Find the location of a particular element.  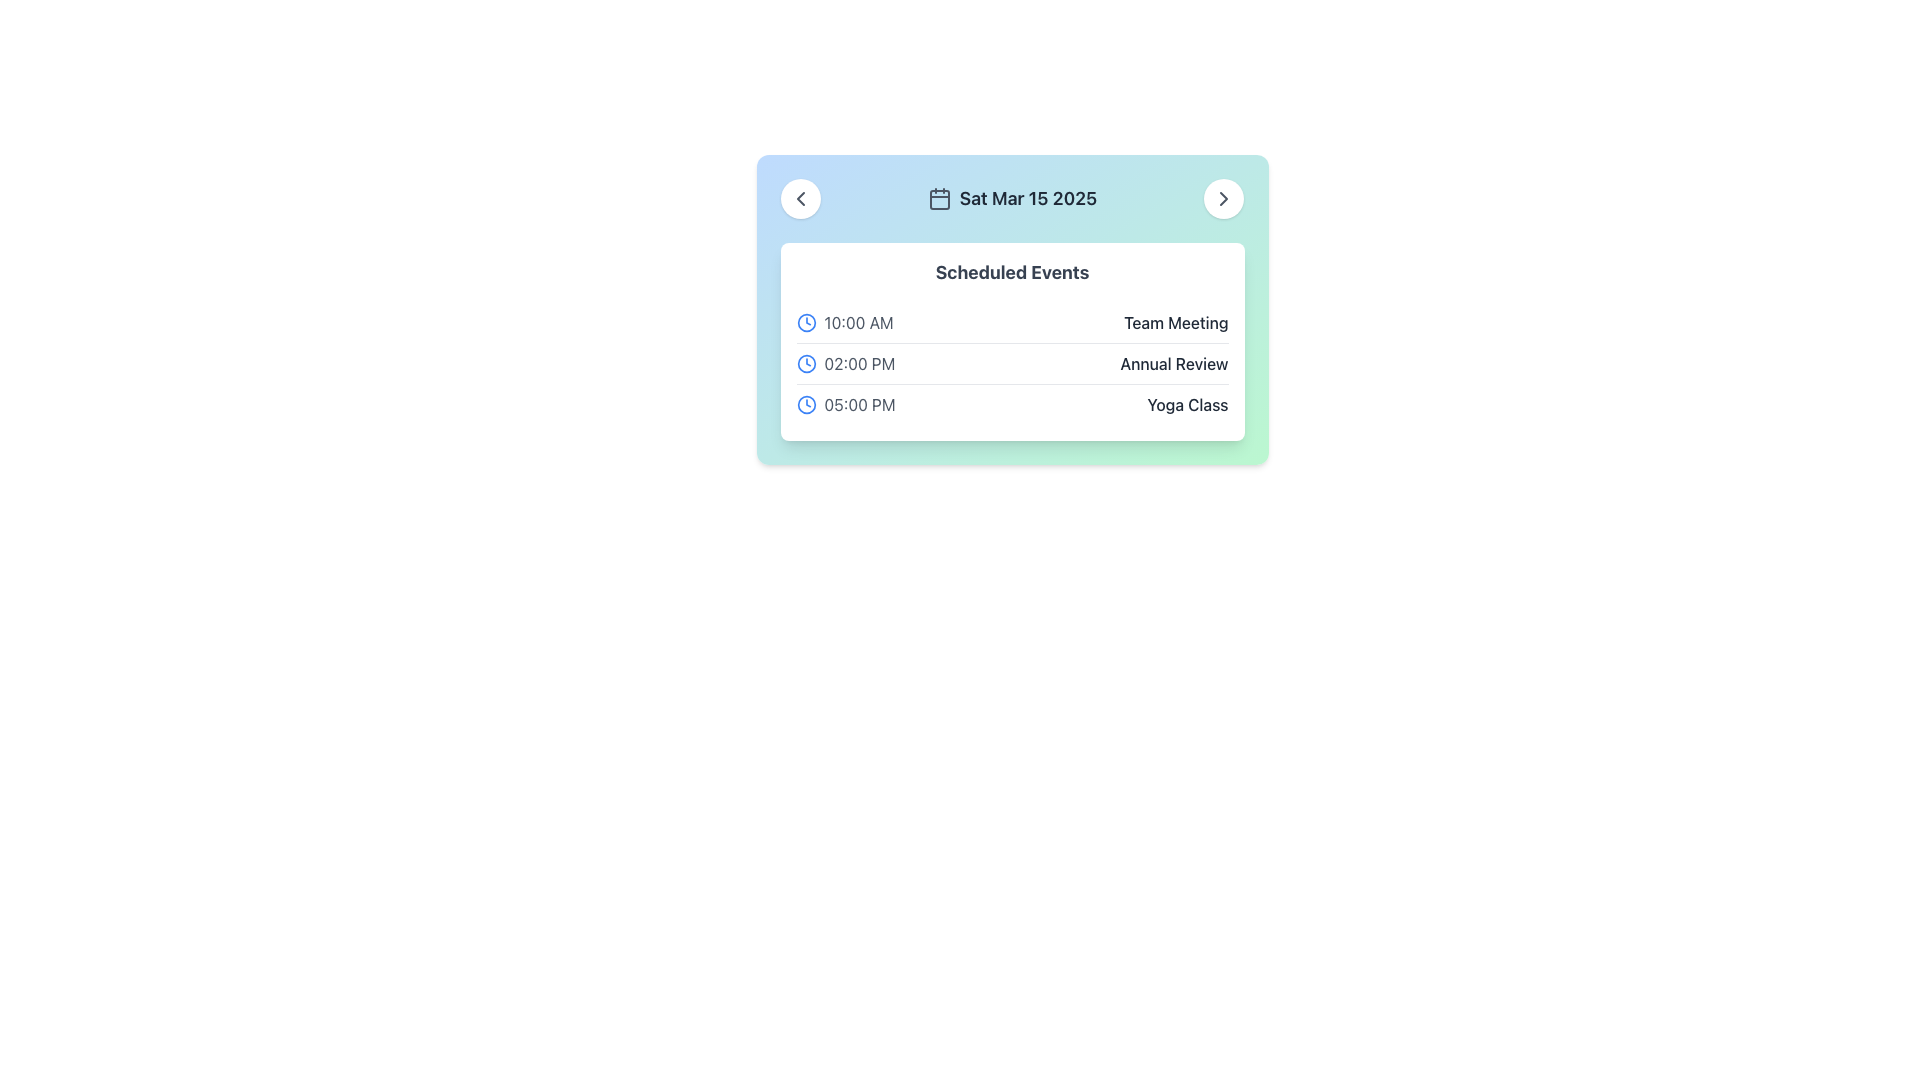

the text label displaying the time '05:00 PM' in the list of scheduled events, located in the bottom-right quadrant of the interface is located at coordinates (859, 405).